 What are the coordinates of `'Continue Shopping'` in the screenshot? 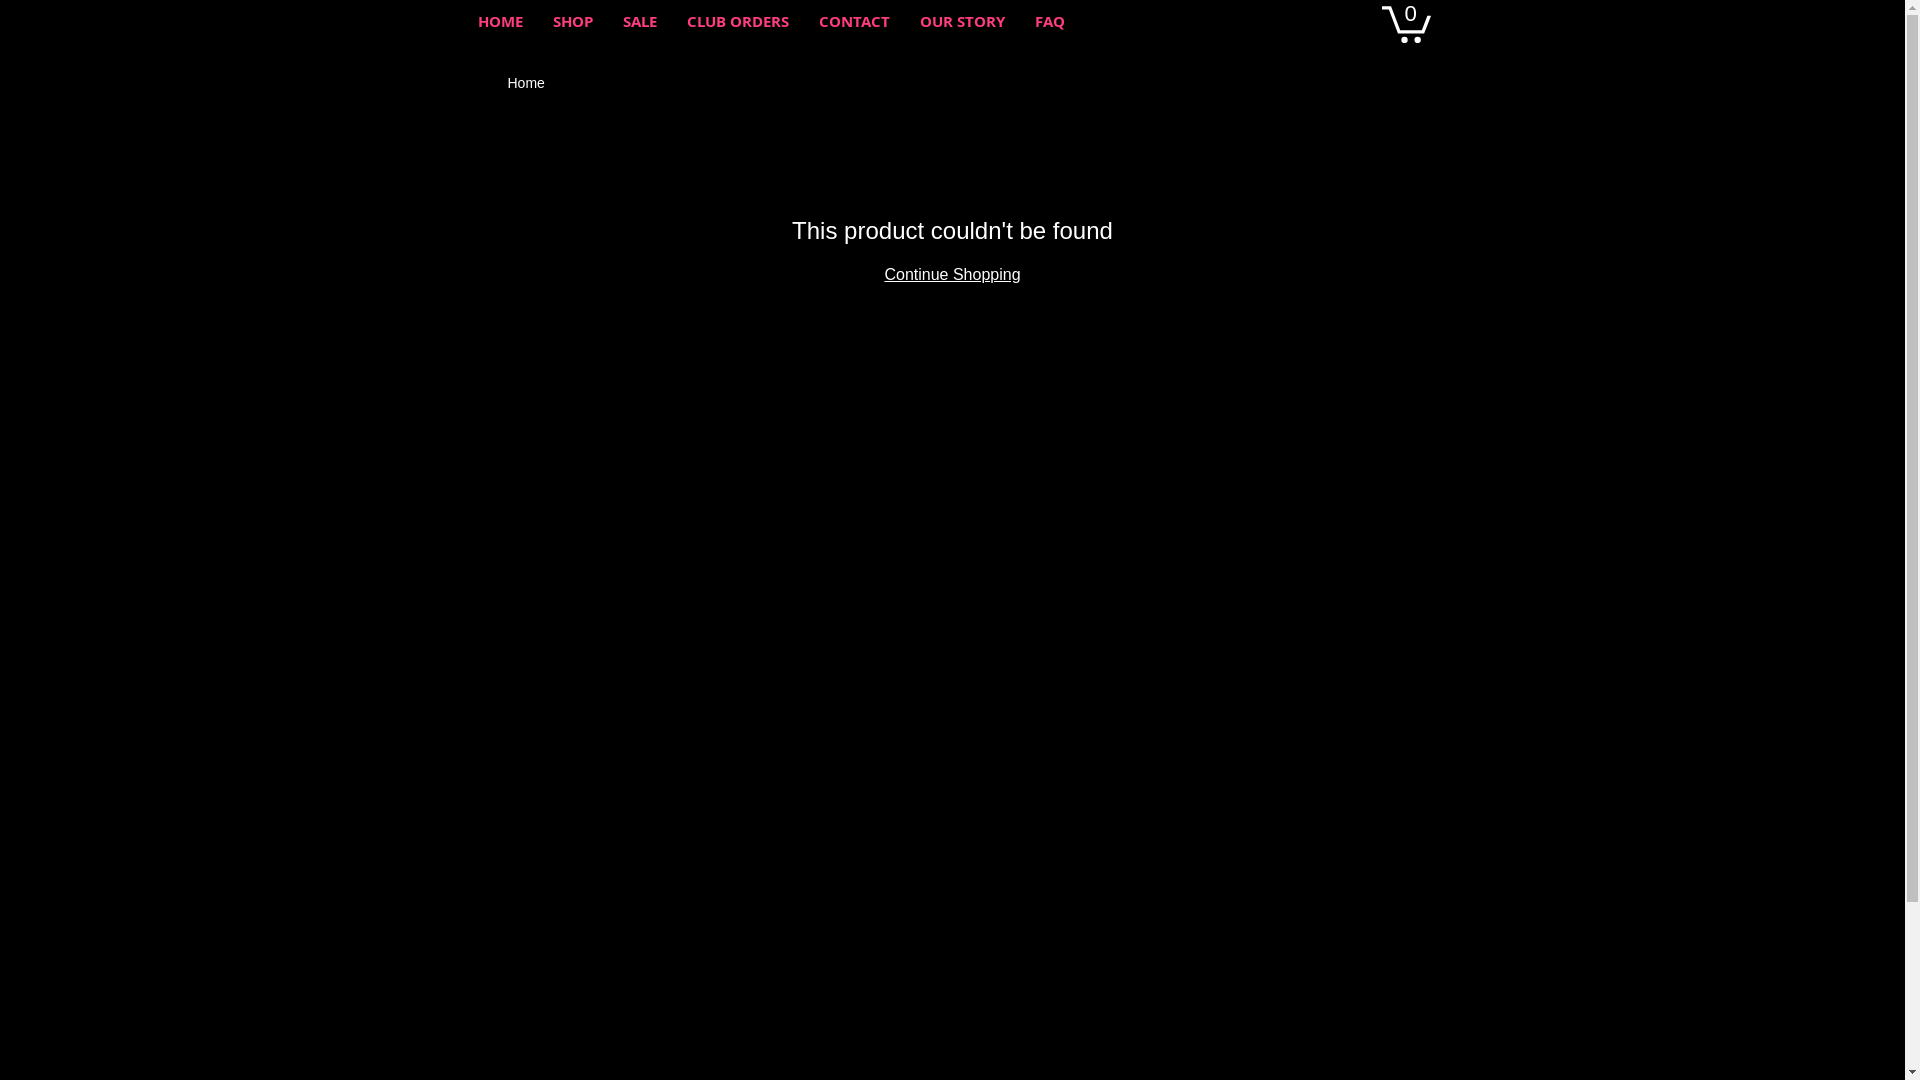 It's located at (950, 274).